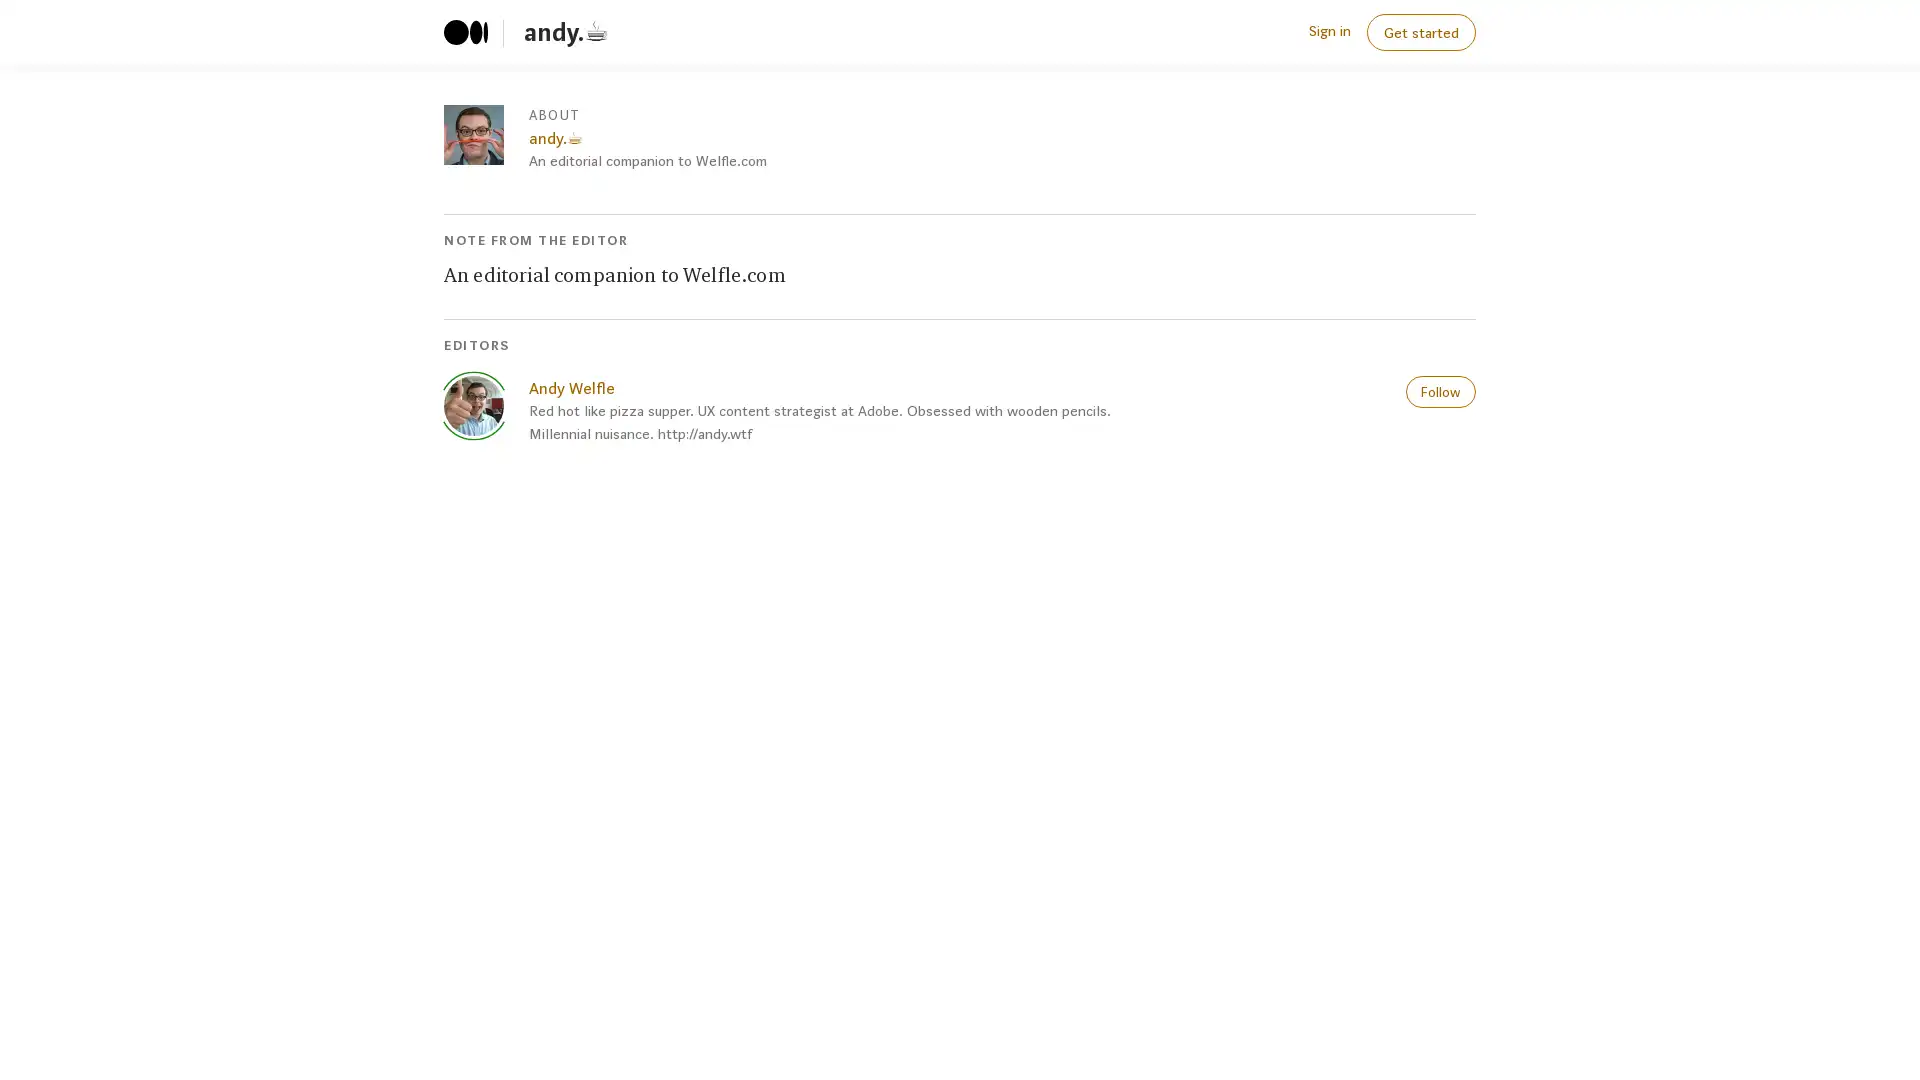  I want to click on Follow to get new stories and recommendations from this author, so click(1440, 390).